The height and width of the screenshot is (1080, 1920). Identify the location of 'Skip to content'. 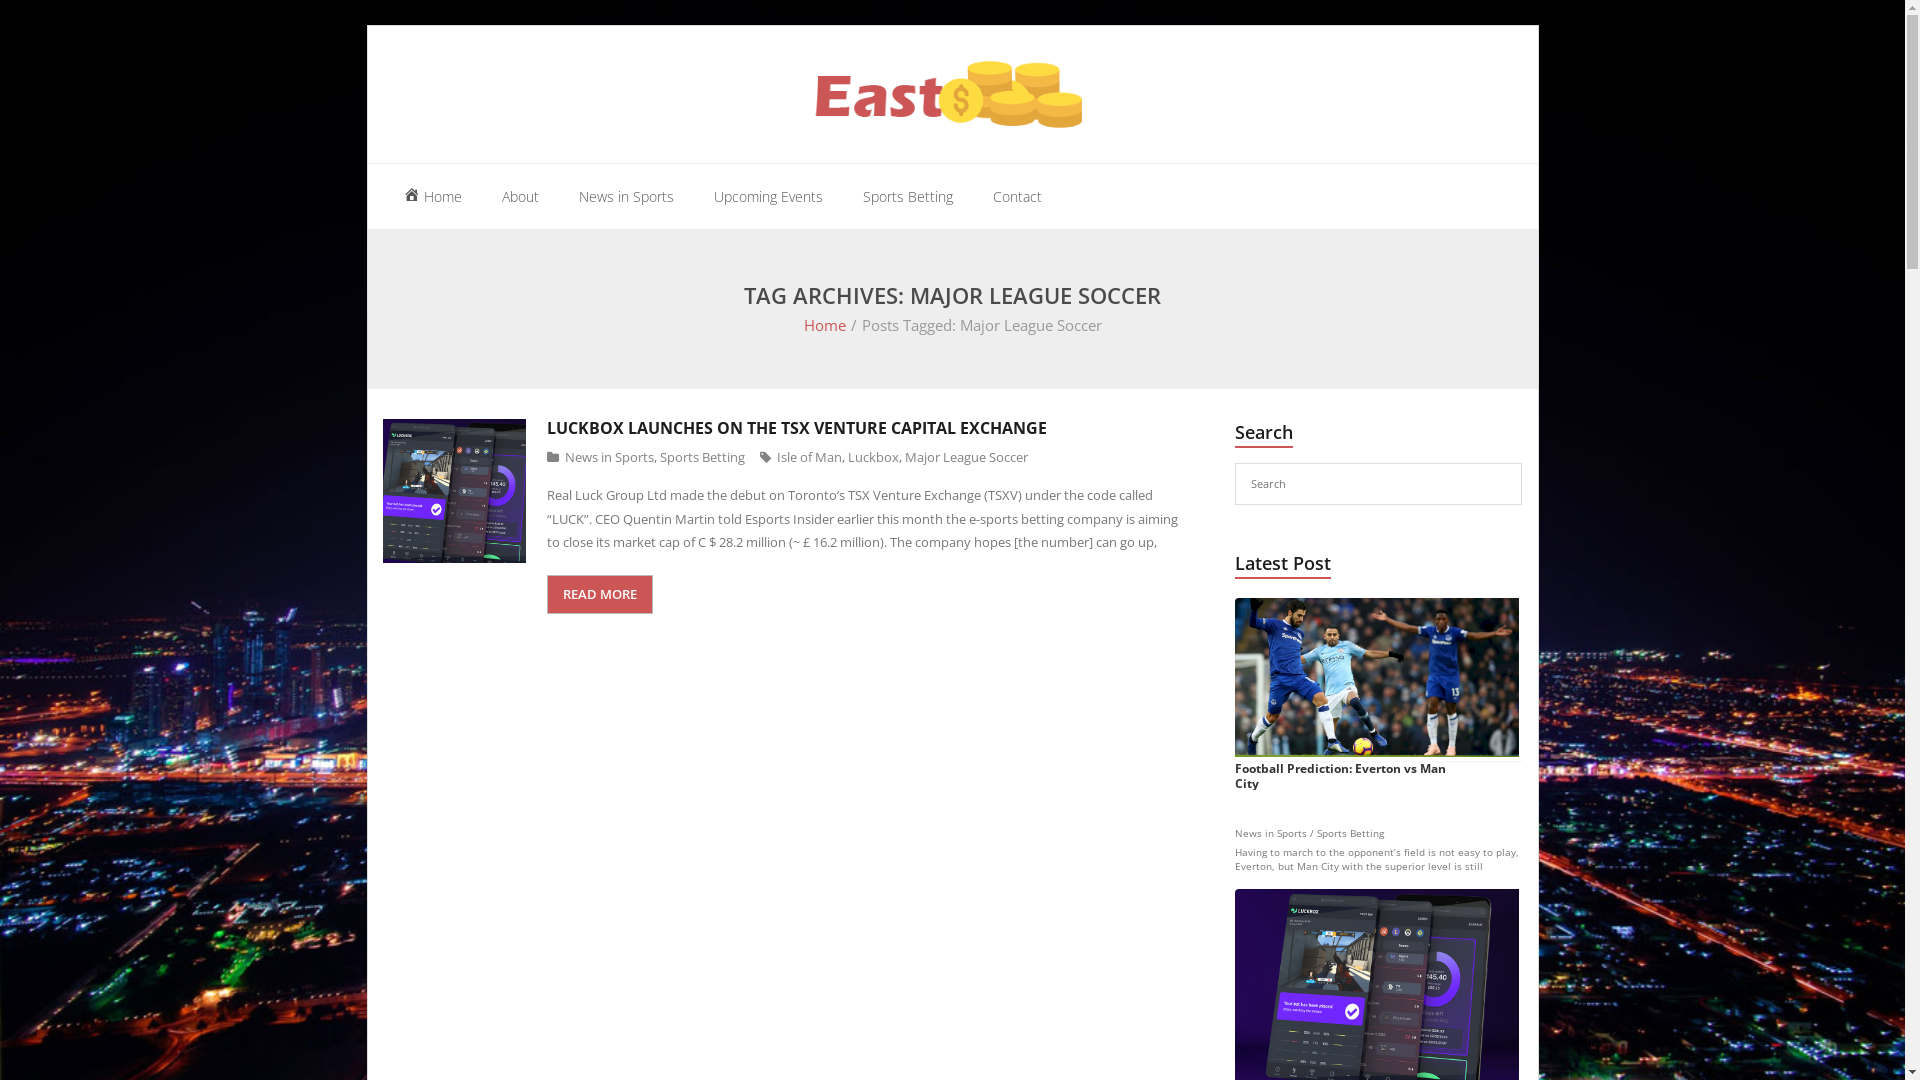
(366, 25).